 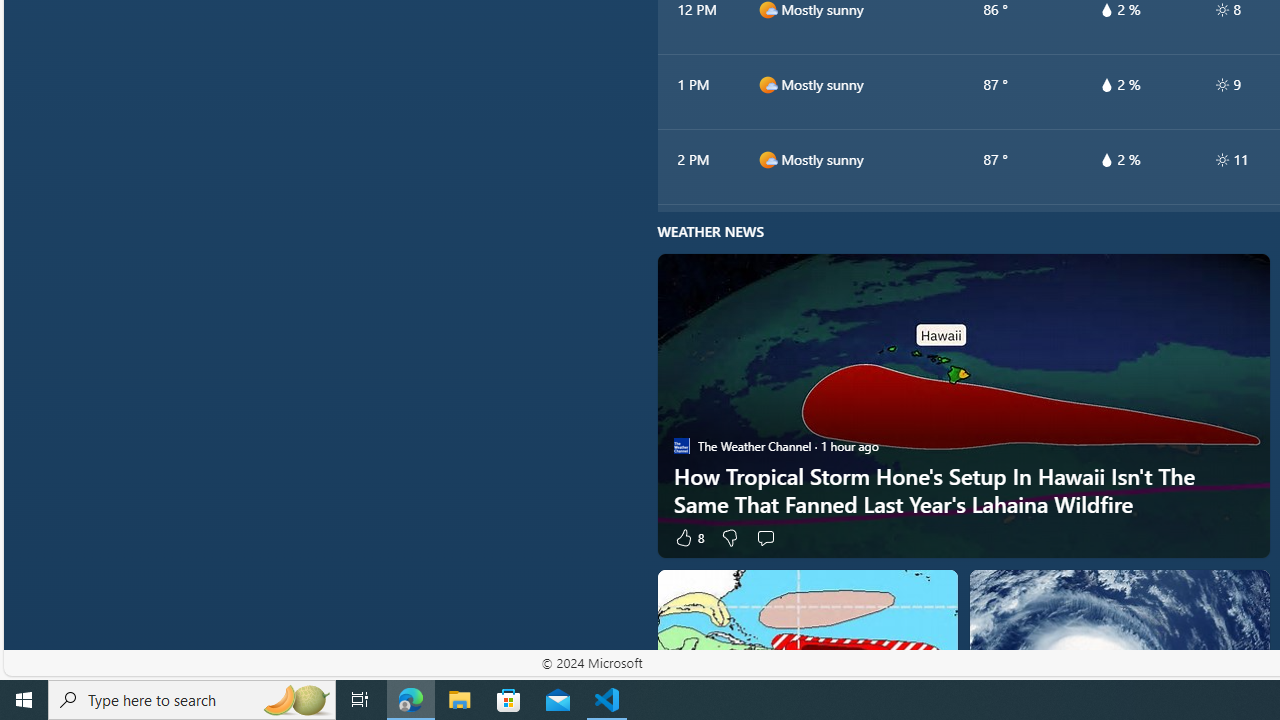 I want to click on 'The Weather Channel', so click(x=681, y=445).